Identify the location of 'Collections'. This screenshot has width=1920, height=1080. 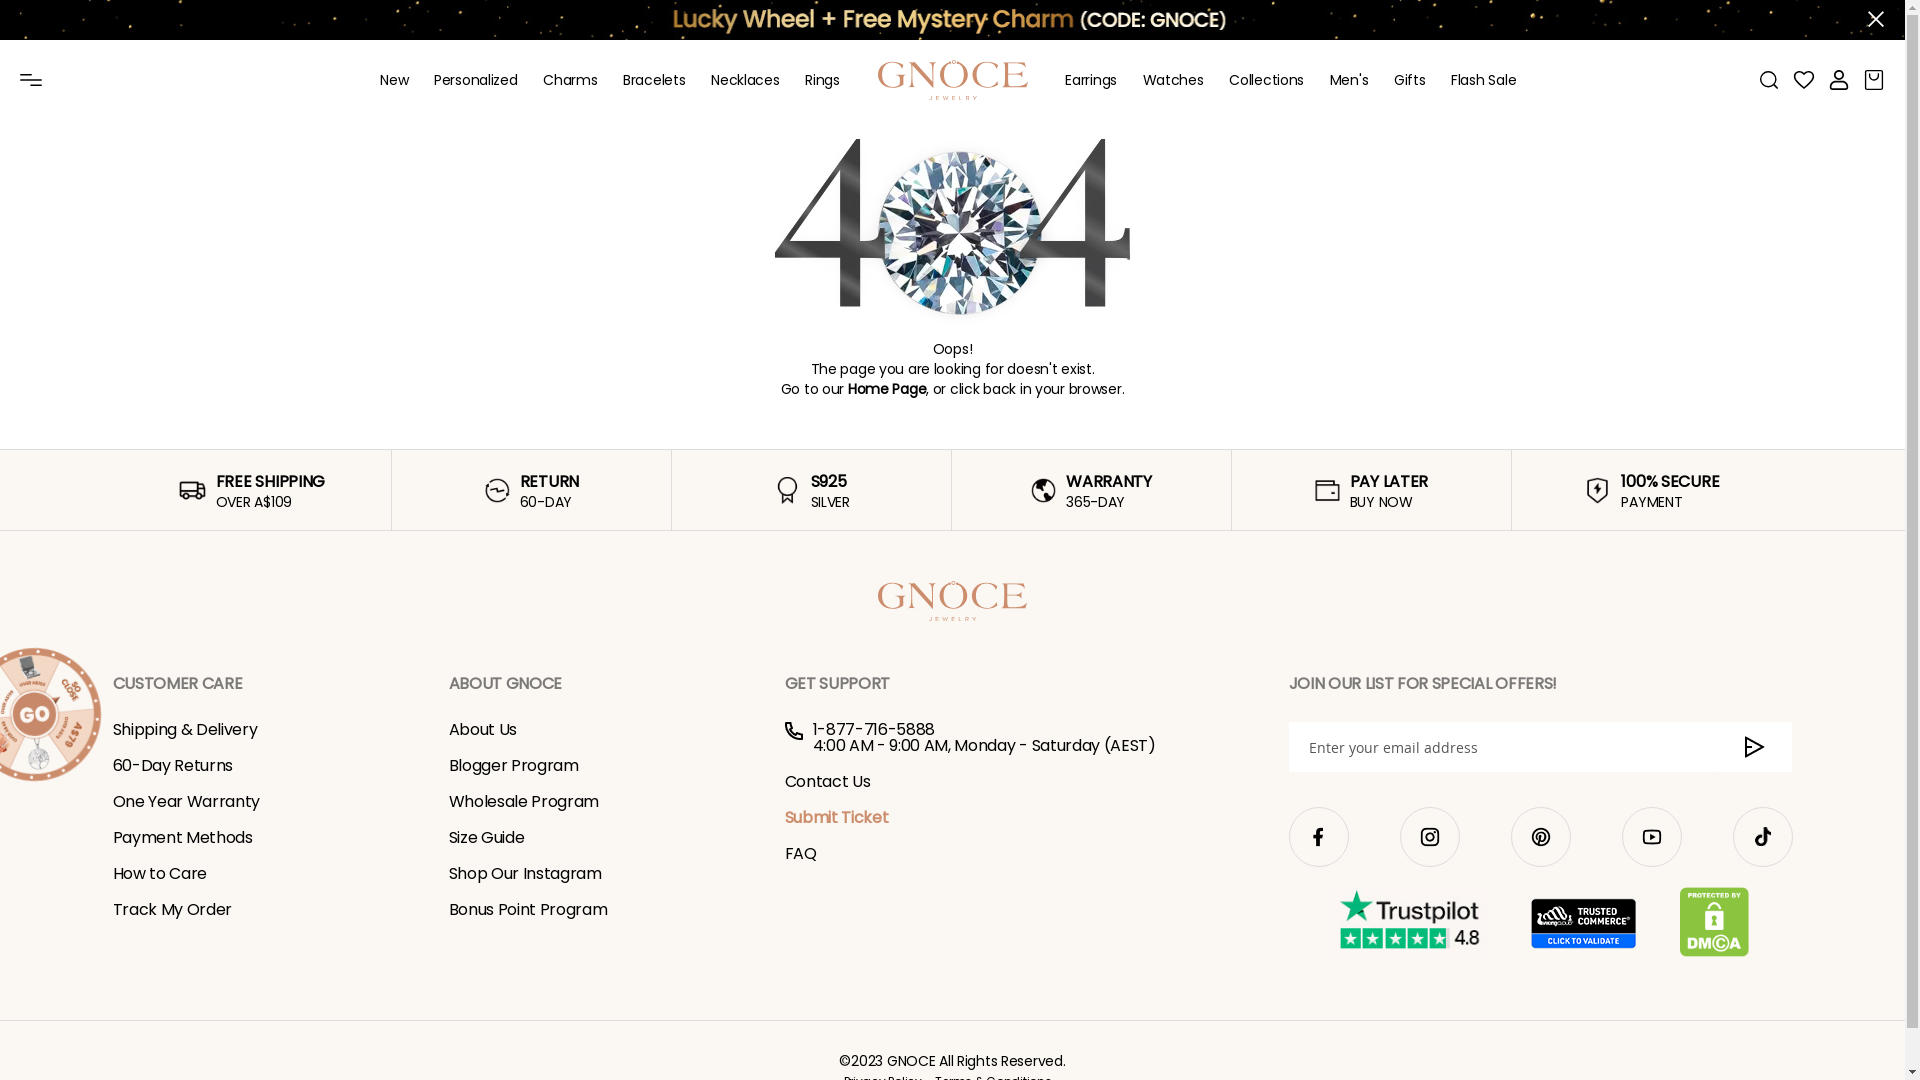
(1265, 79).